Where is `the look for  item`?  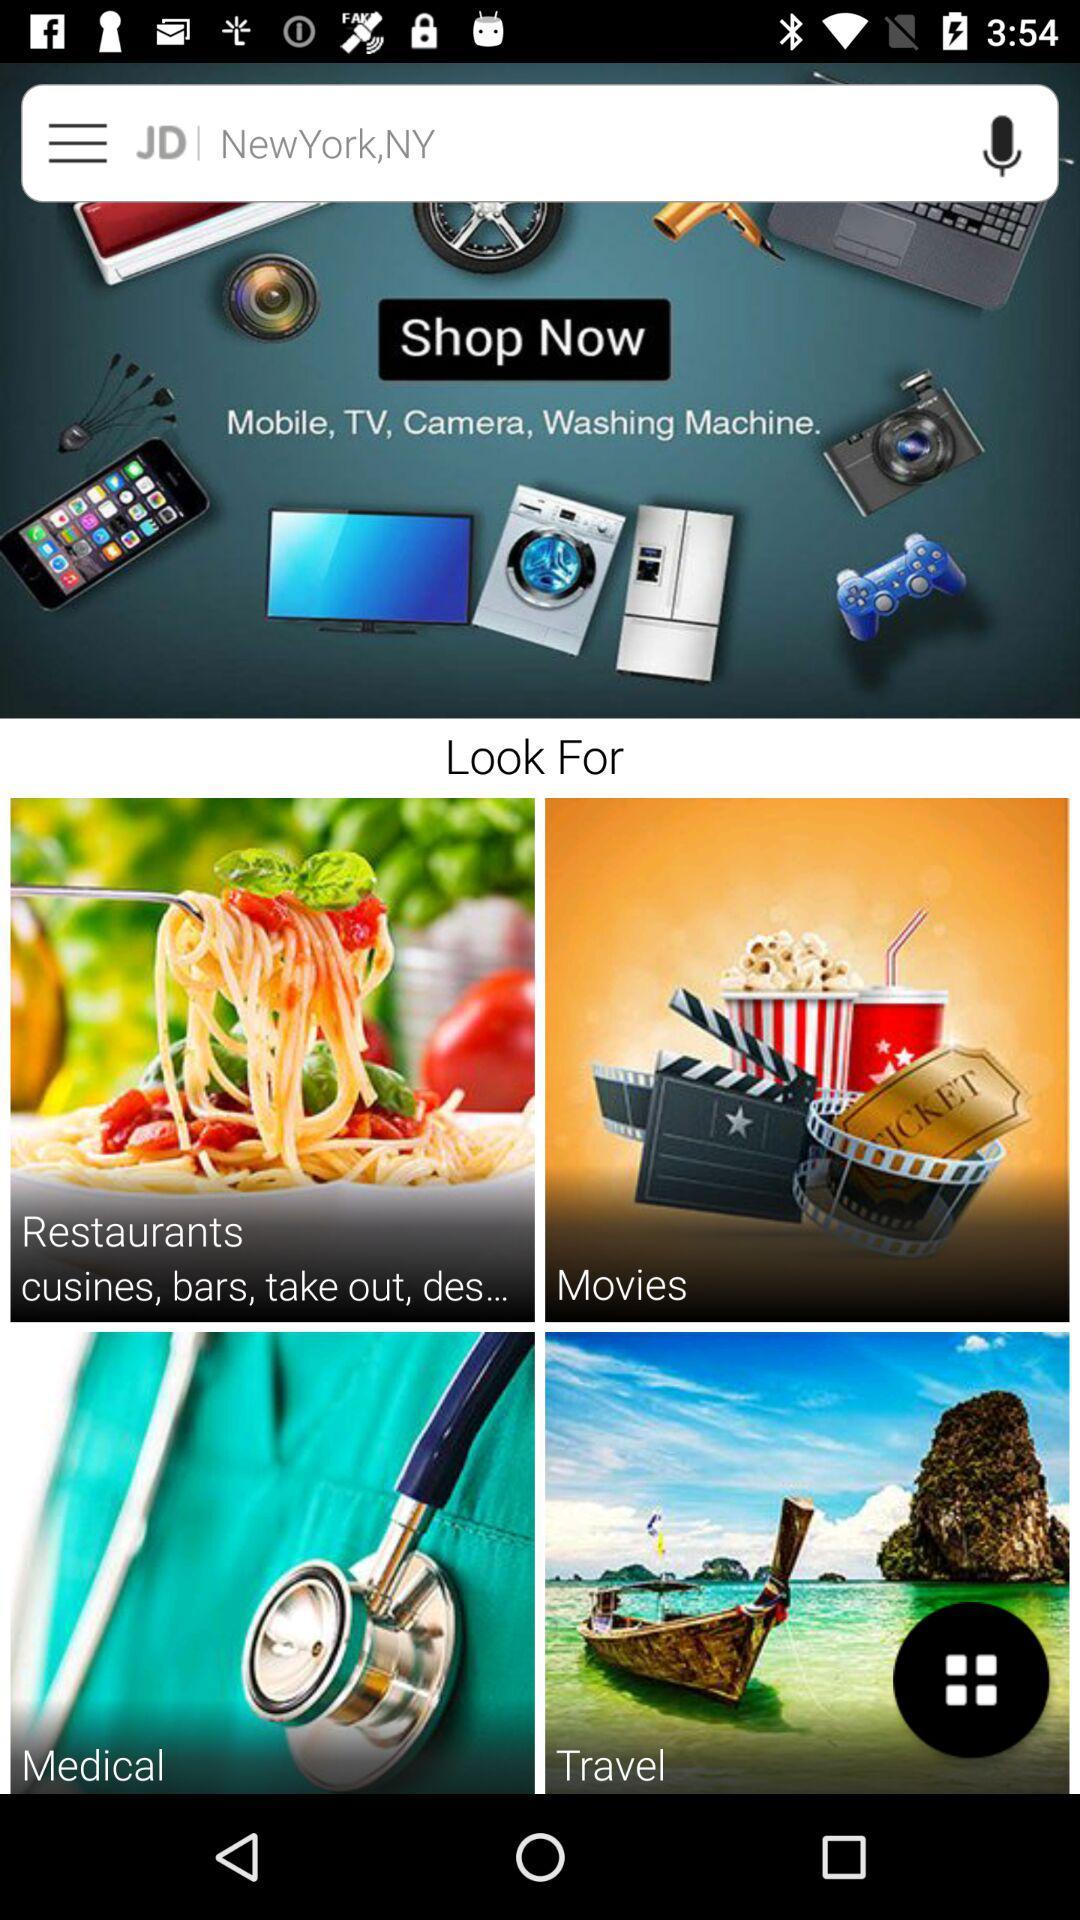 the look for  item is located at coordinates (540, 752).